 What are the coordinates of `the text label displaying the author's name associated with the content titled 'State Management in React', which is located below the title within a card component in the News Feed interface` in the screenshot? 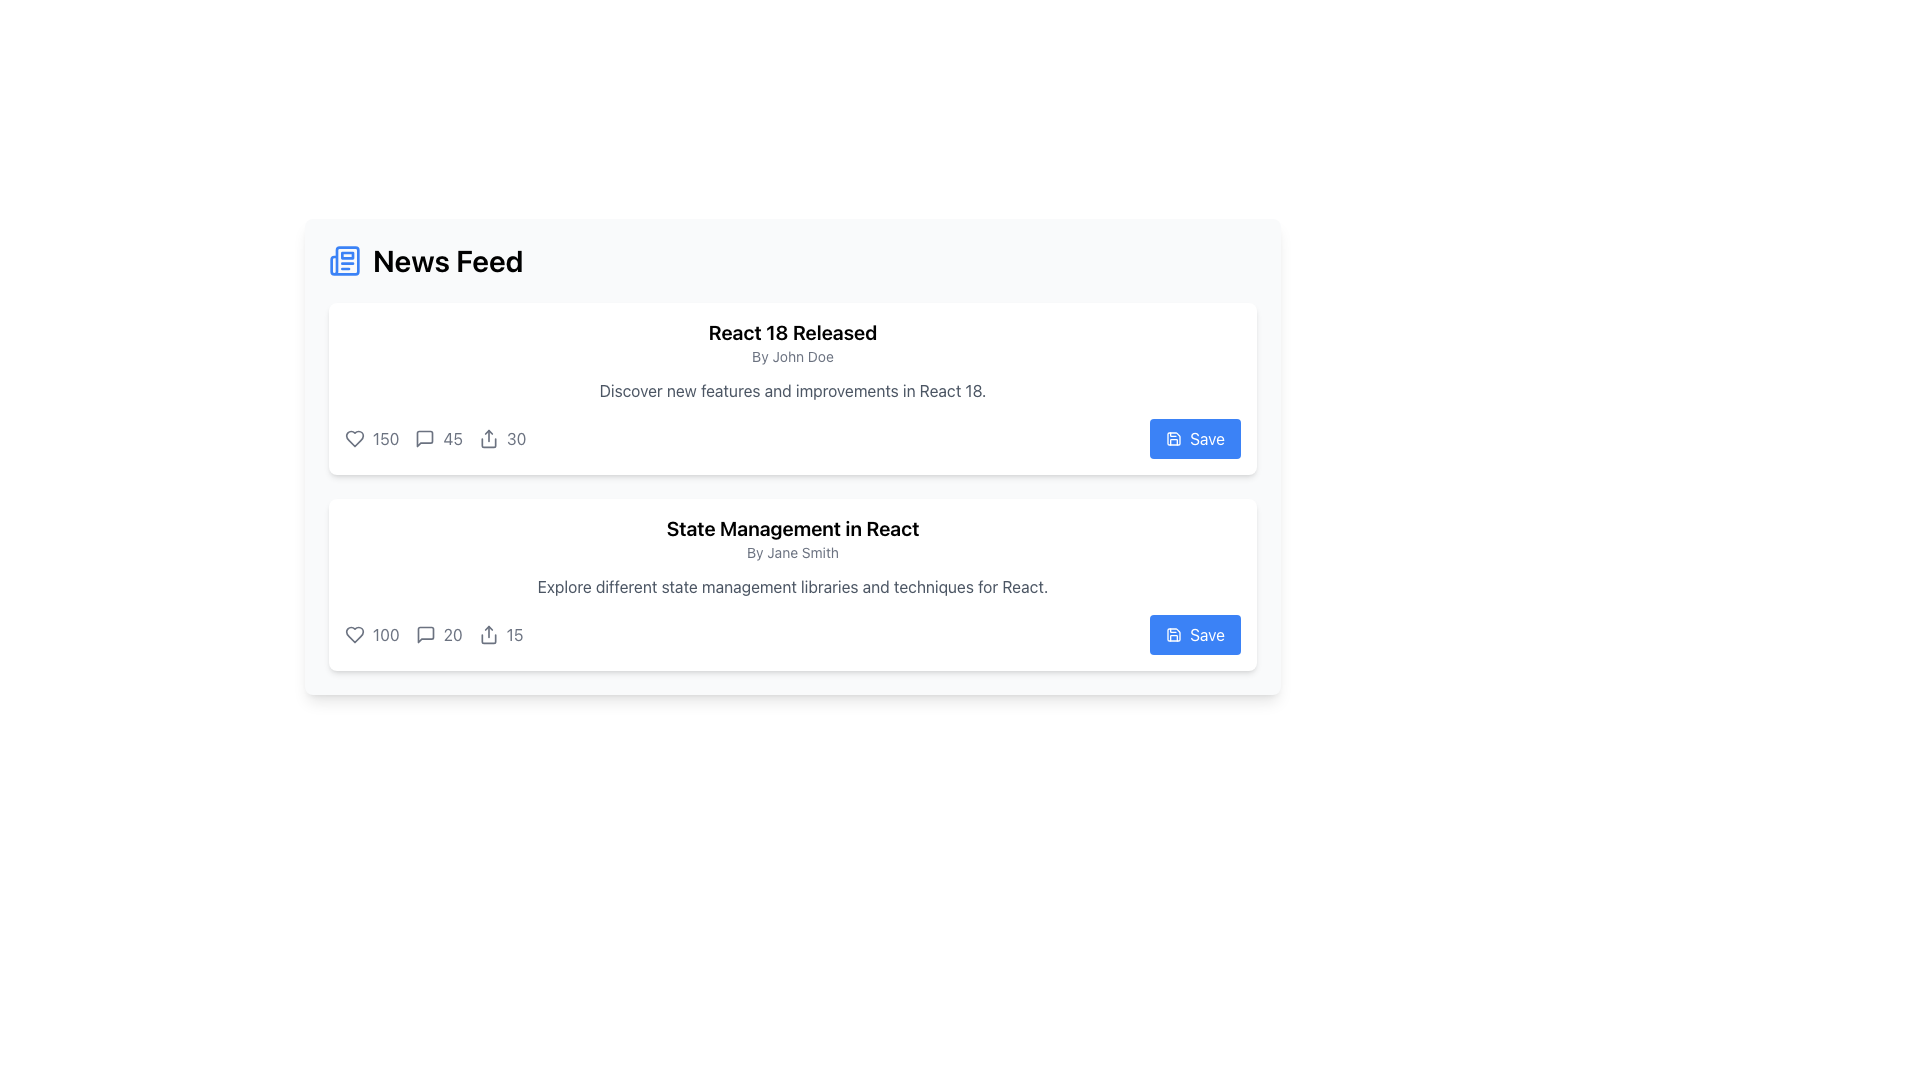 It's located at (791, 552).